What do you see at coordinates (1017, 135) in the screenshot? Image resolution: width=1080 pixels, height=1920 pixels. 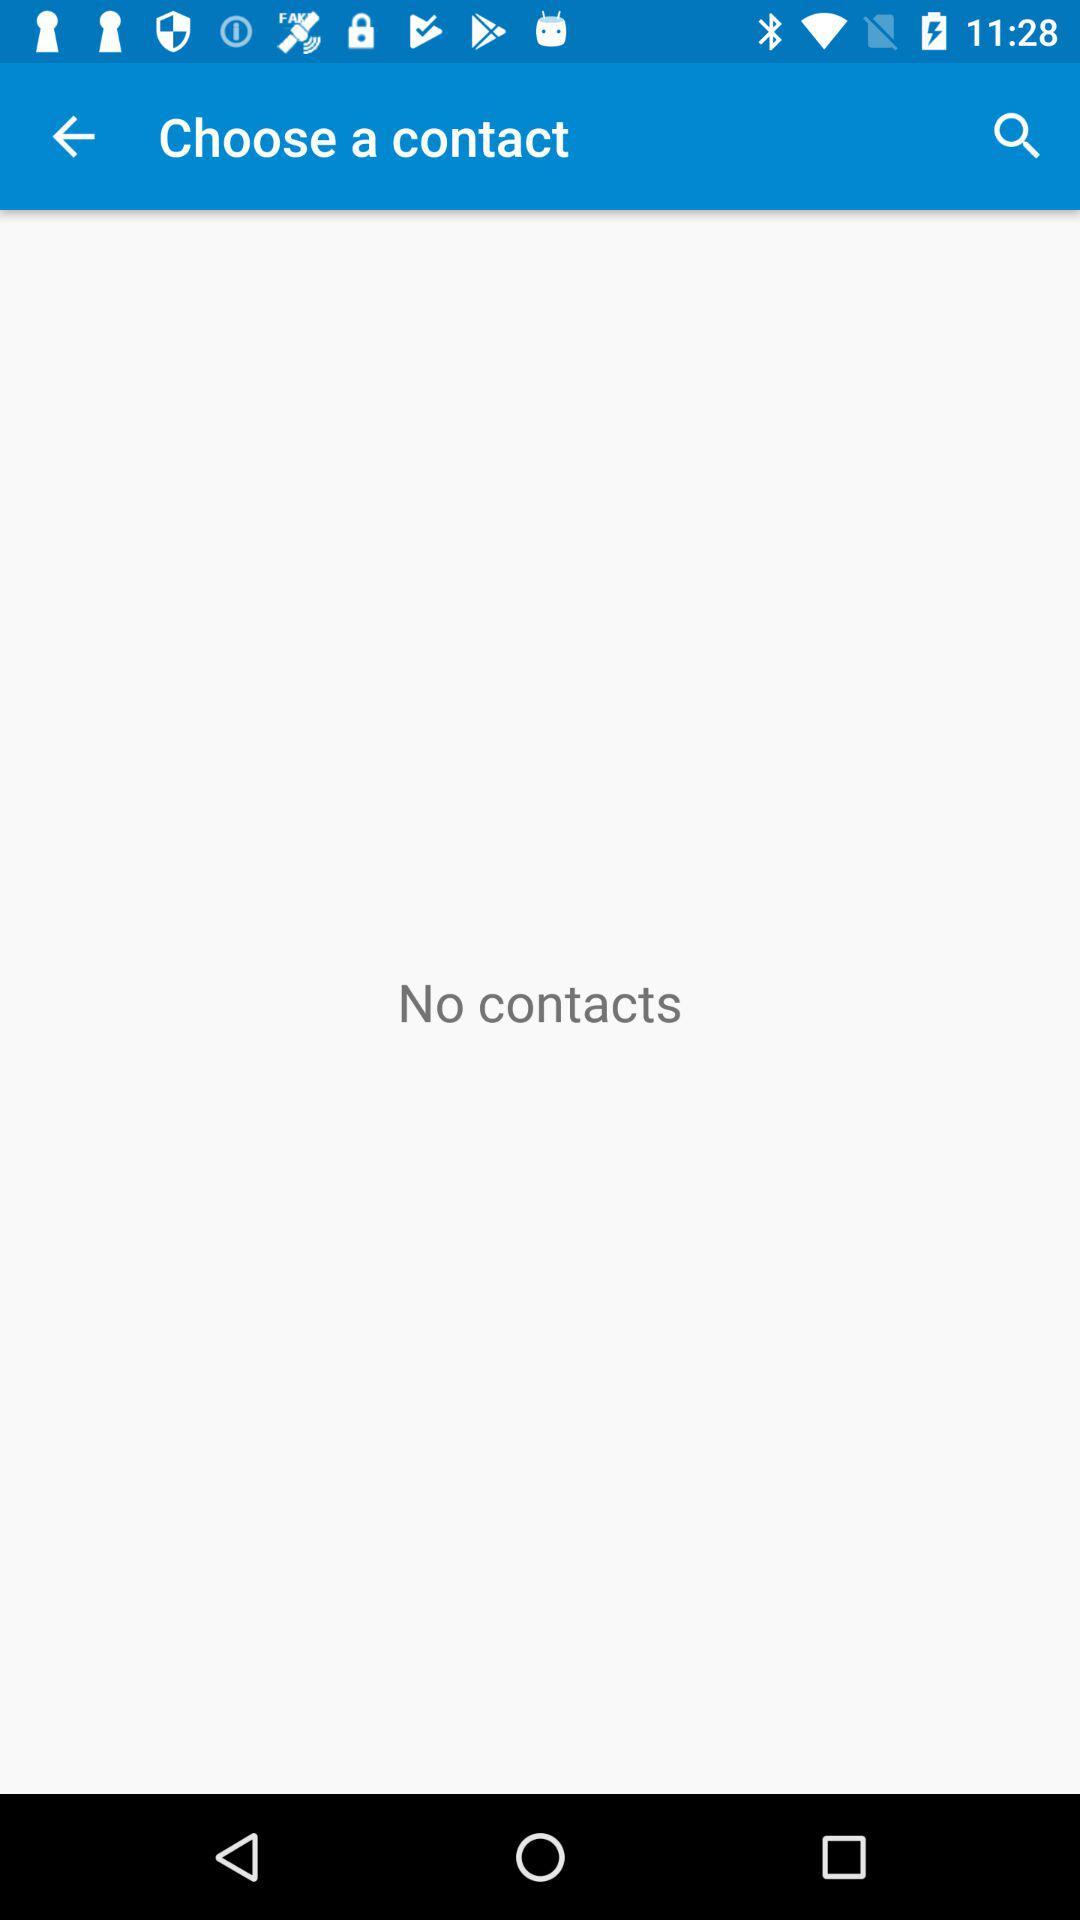 I see `the icon to the right of the choose a contact app` at bounding box center [1017, 135].